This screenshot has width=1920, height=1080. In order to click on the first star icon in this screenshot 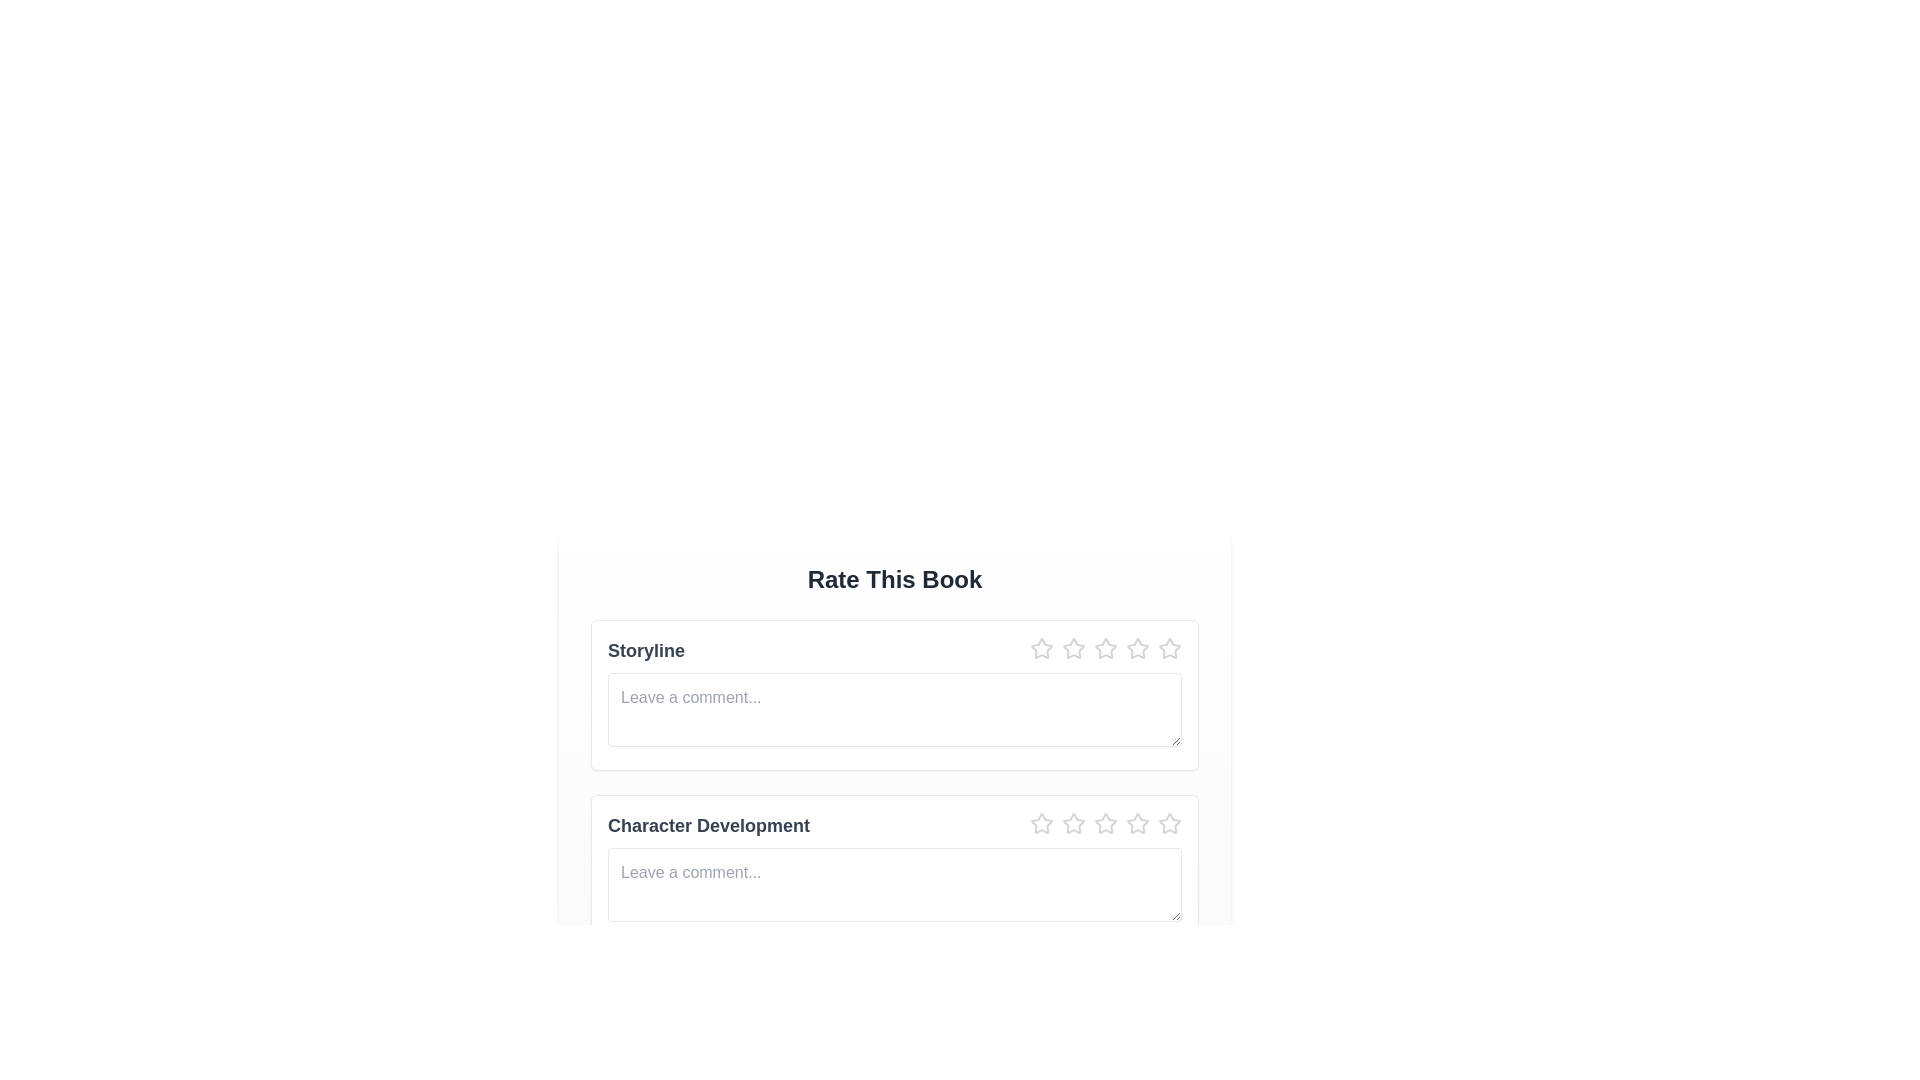, I will do `click(1040, 823)`.